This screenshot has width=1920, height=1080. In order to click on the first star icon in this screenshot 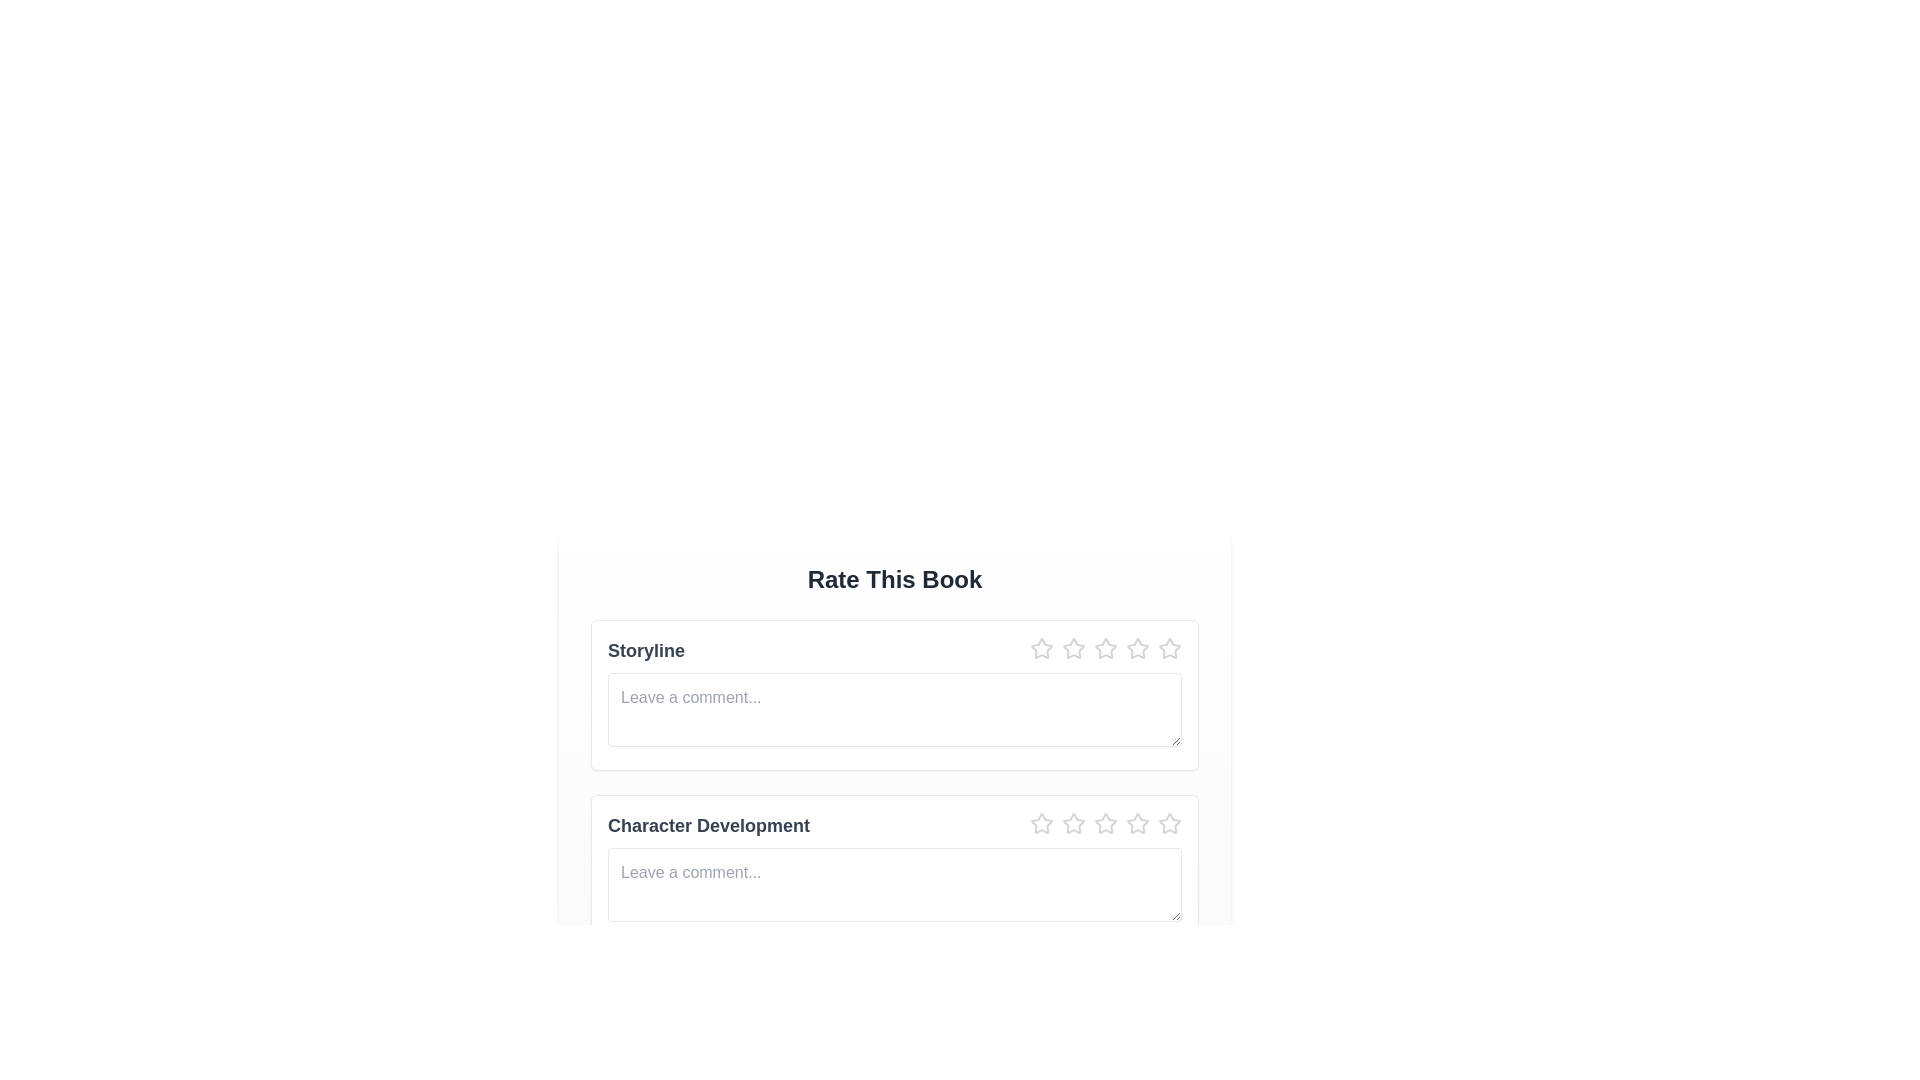, I will do `click(1040, 823)`.